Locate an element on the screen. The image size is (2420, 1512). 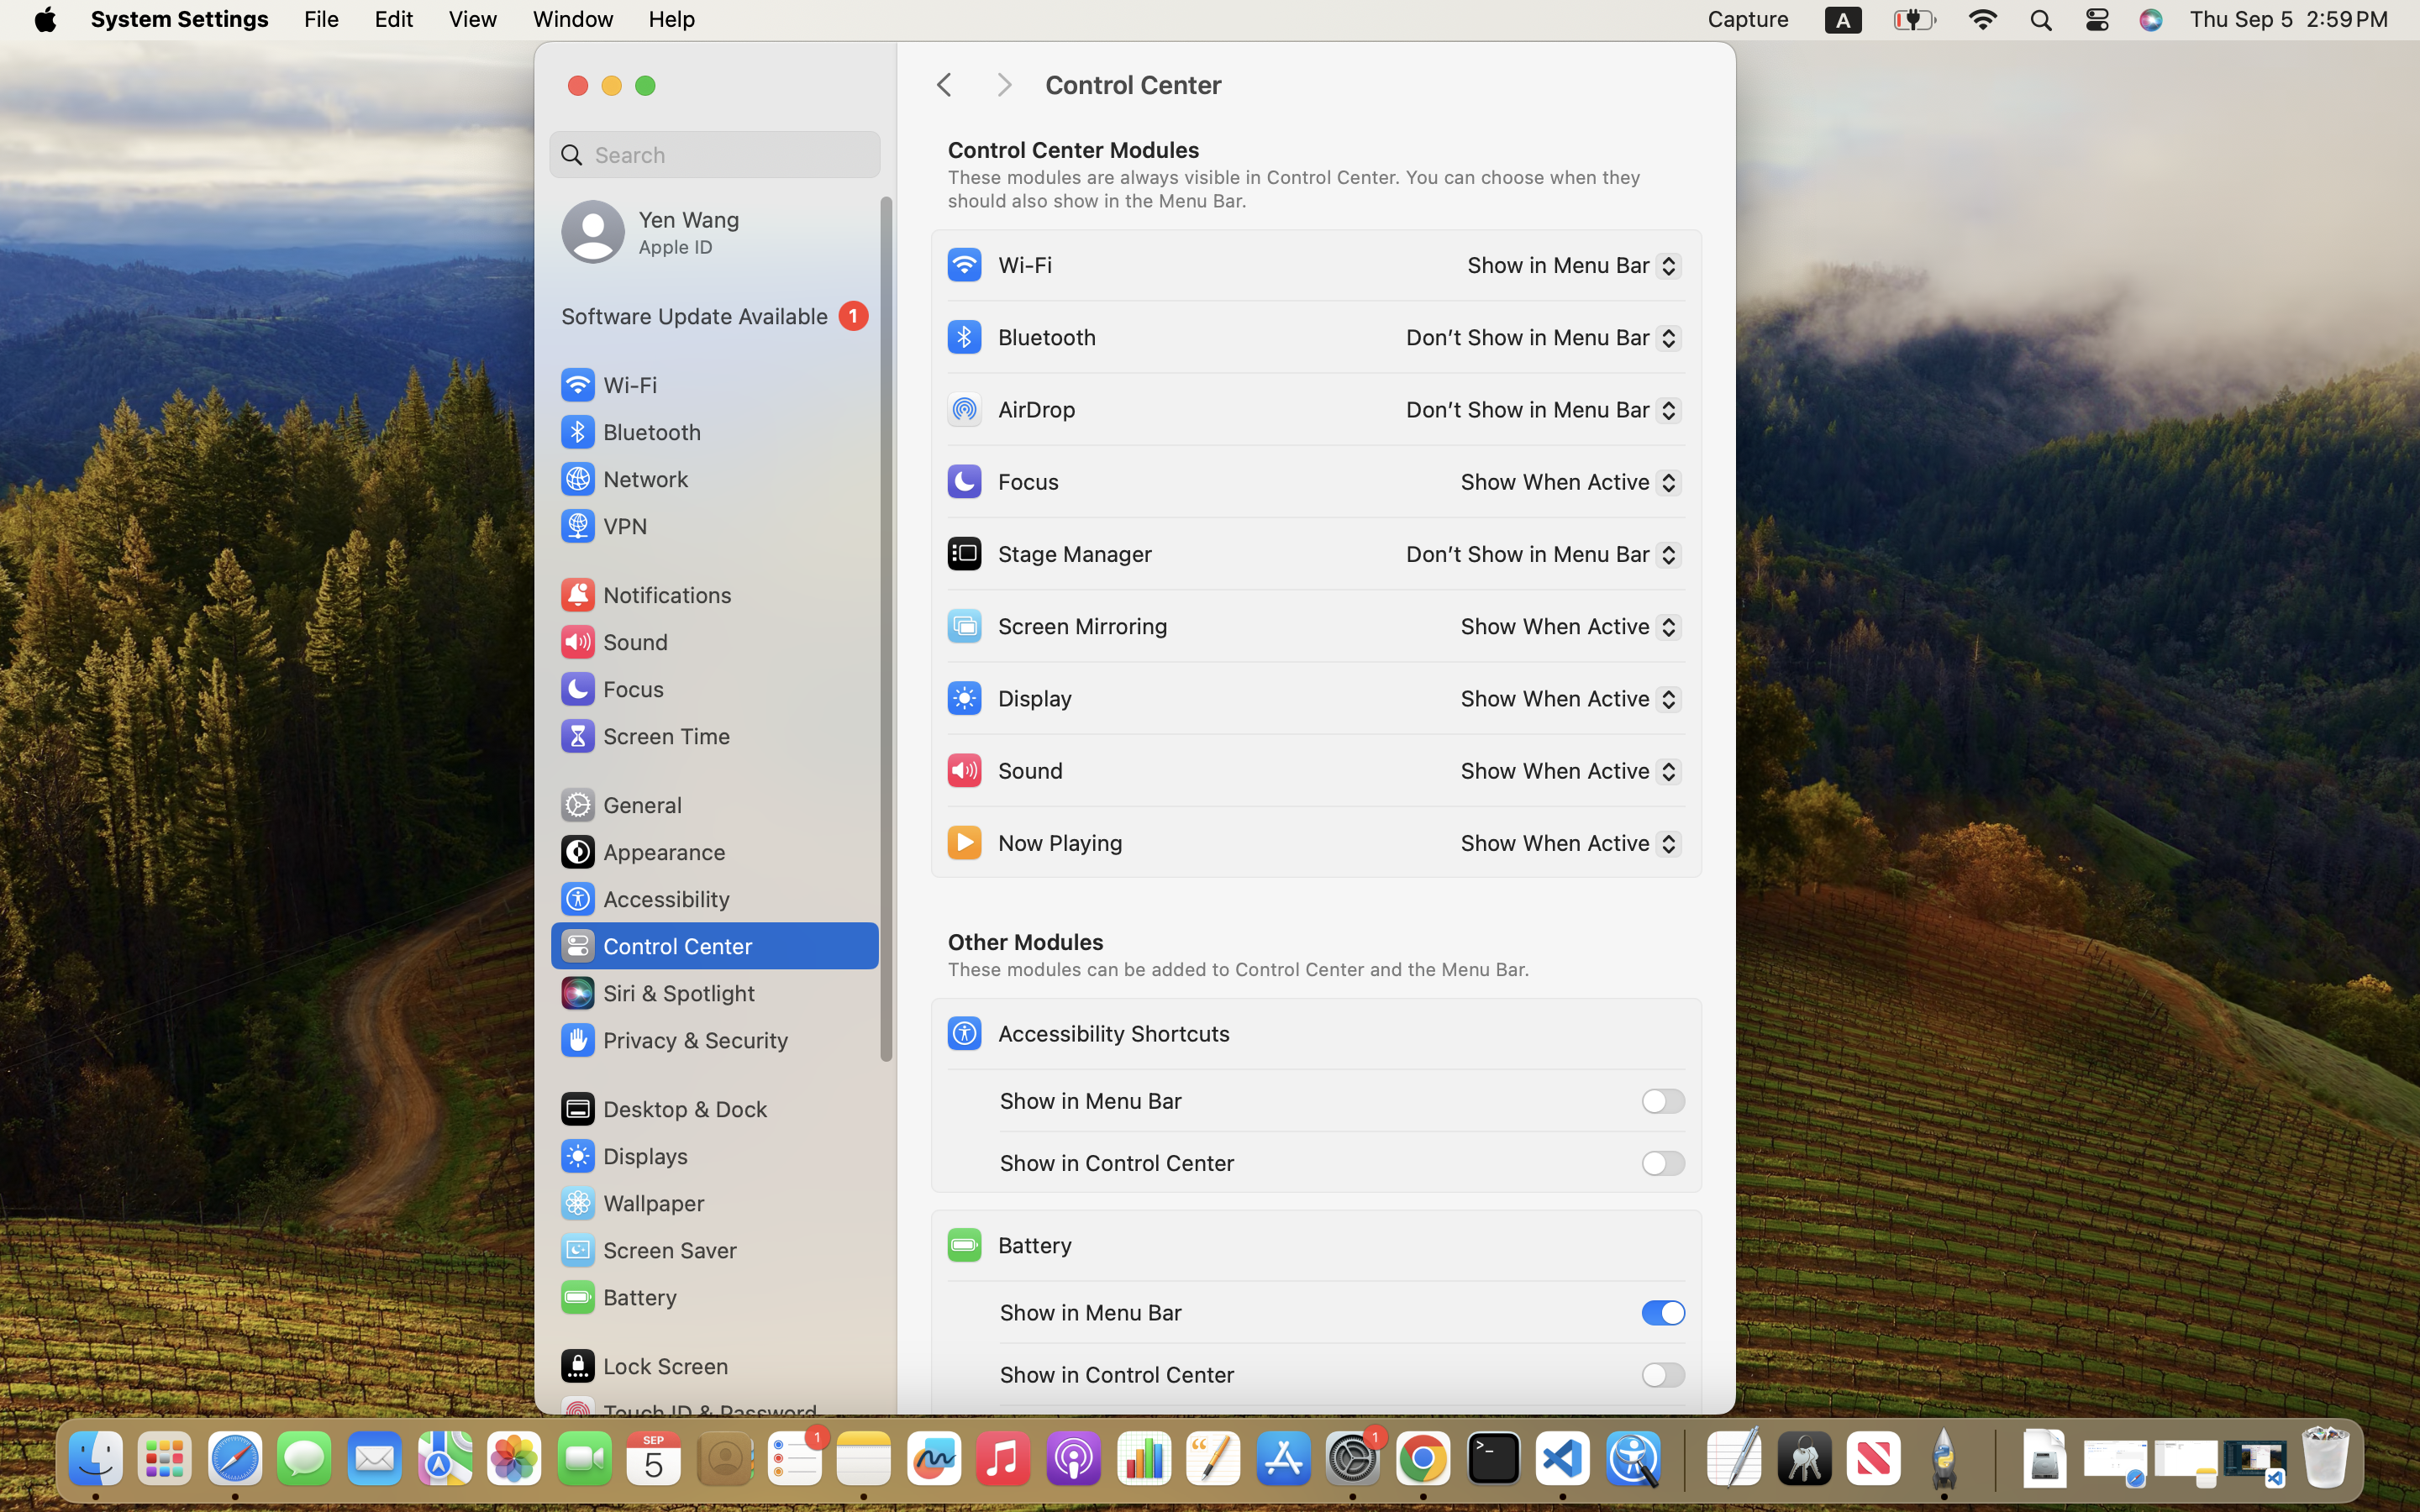
'Notifications' is located at coordinates (644, 593).